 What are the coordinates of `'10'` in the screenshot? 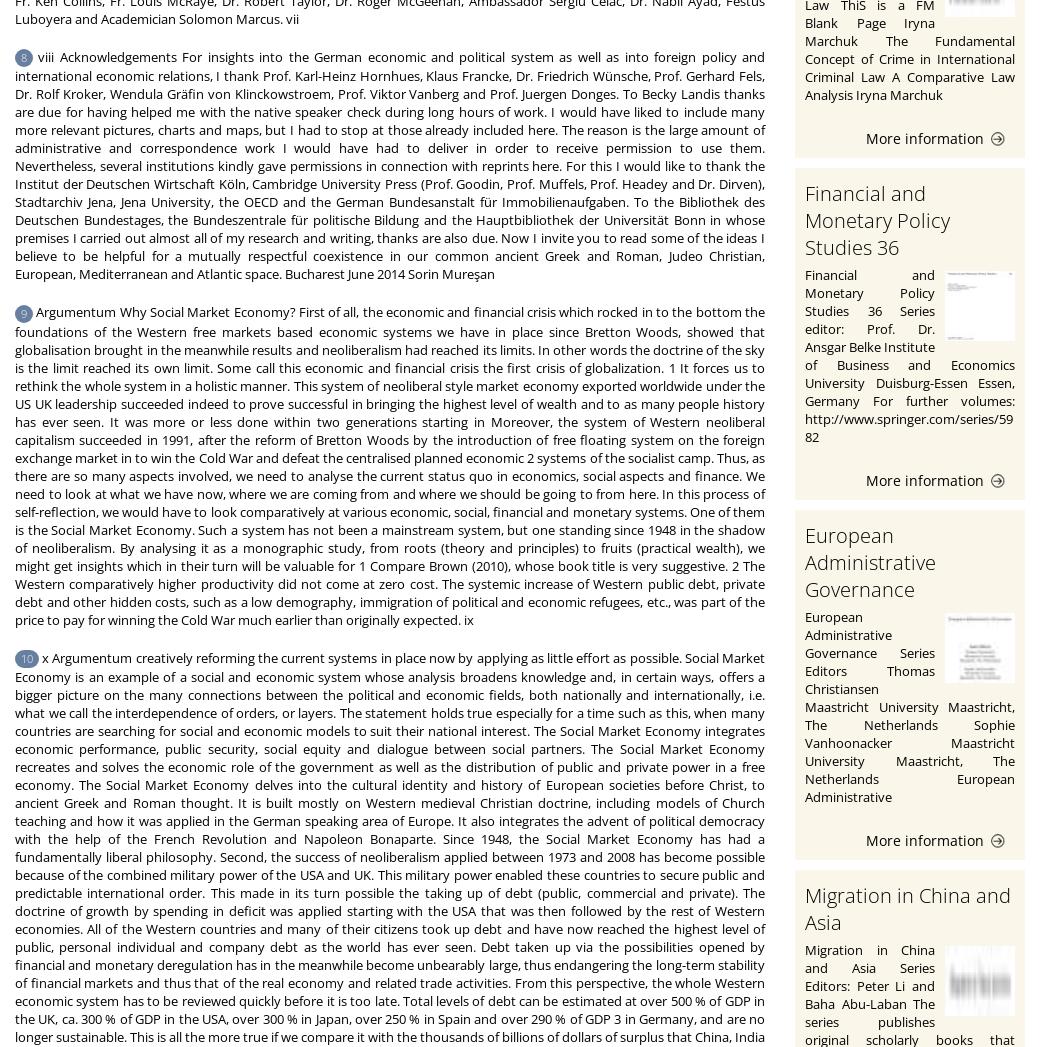 It's located at (21, 658).